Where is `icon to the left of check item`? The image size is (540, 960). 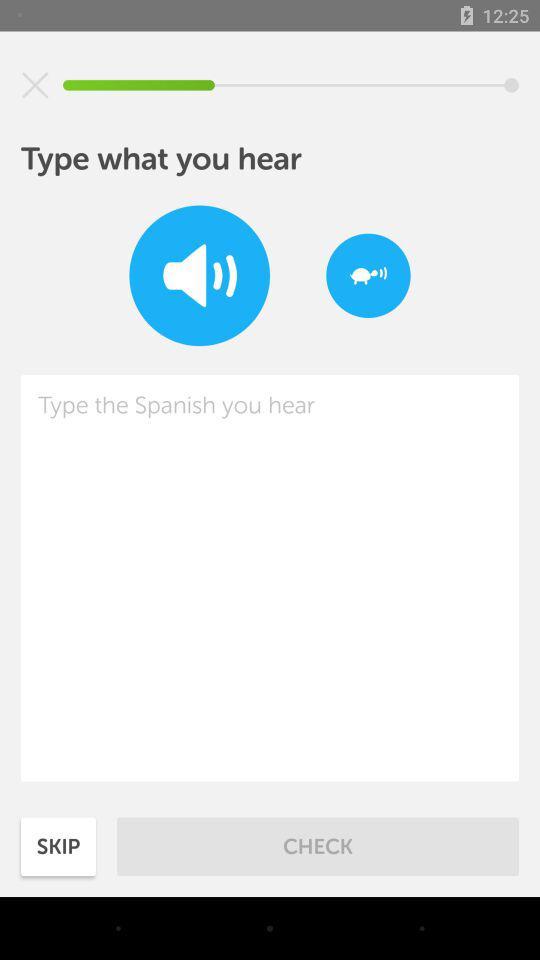 icon to the left of check item is located at coordinates (58, 845).